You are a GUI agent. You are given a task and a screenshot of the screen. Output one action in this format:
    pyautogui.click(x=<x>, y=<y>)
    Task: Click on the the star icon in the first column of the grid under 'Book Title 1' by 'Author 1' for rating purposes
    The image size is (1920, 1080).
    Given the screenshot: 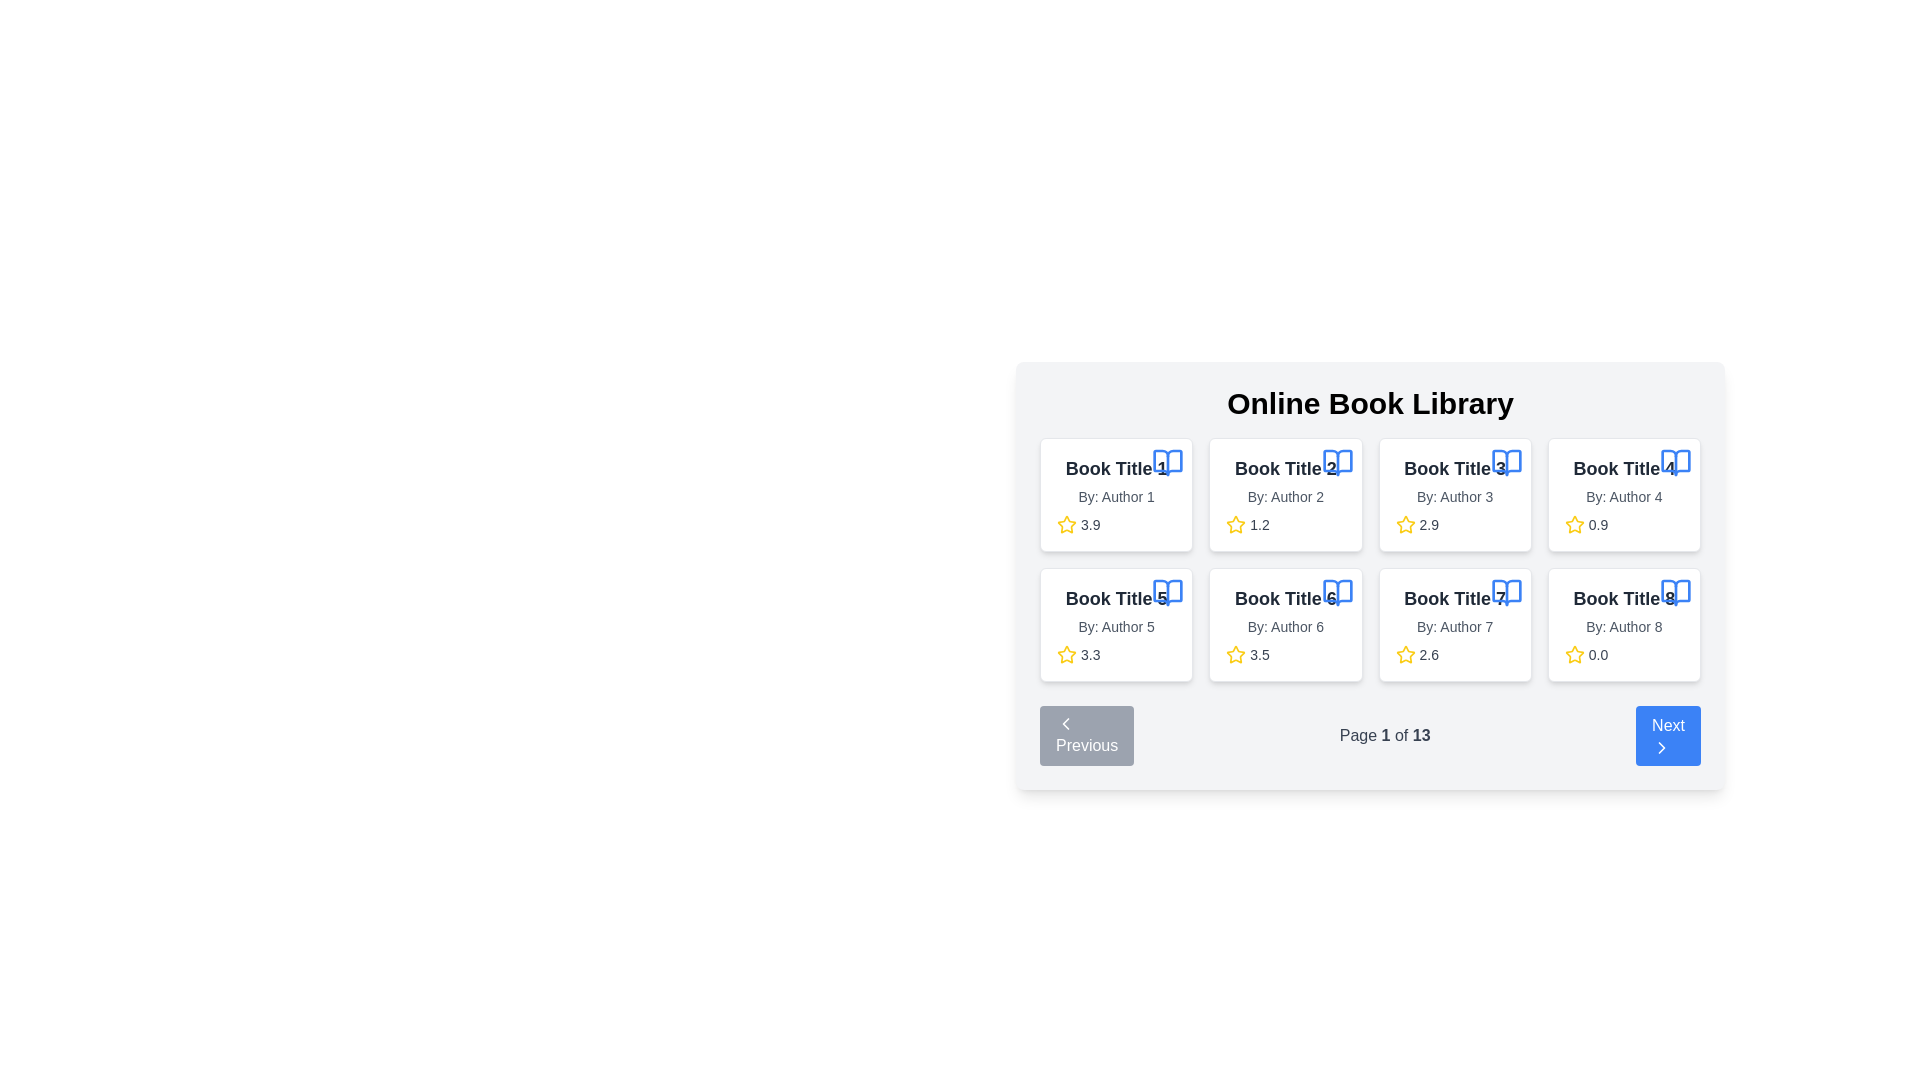 What is the action you would take?
    pyautogui.click(x=1065, y=523)
    